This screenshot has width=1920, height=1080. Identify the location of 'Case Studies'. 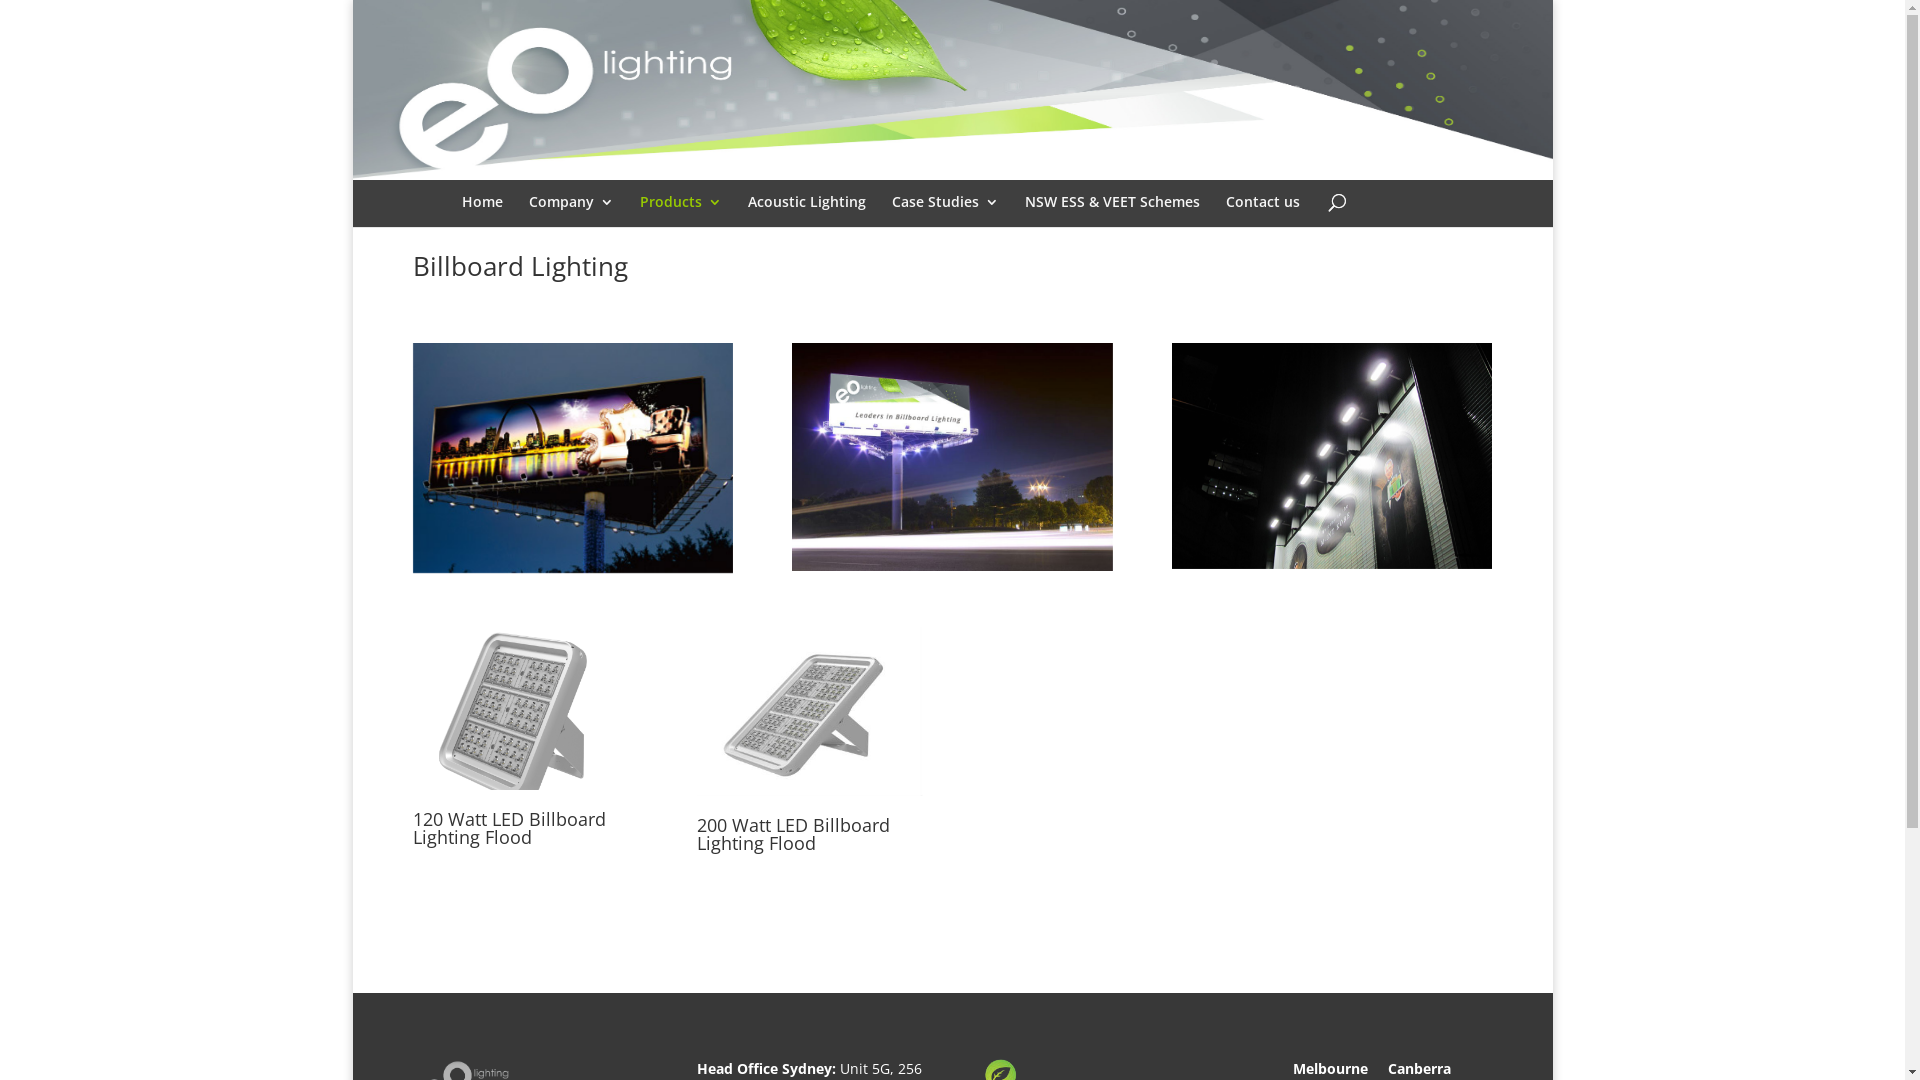
(944, 216).